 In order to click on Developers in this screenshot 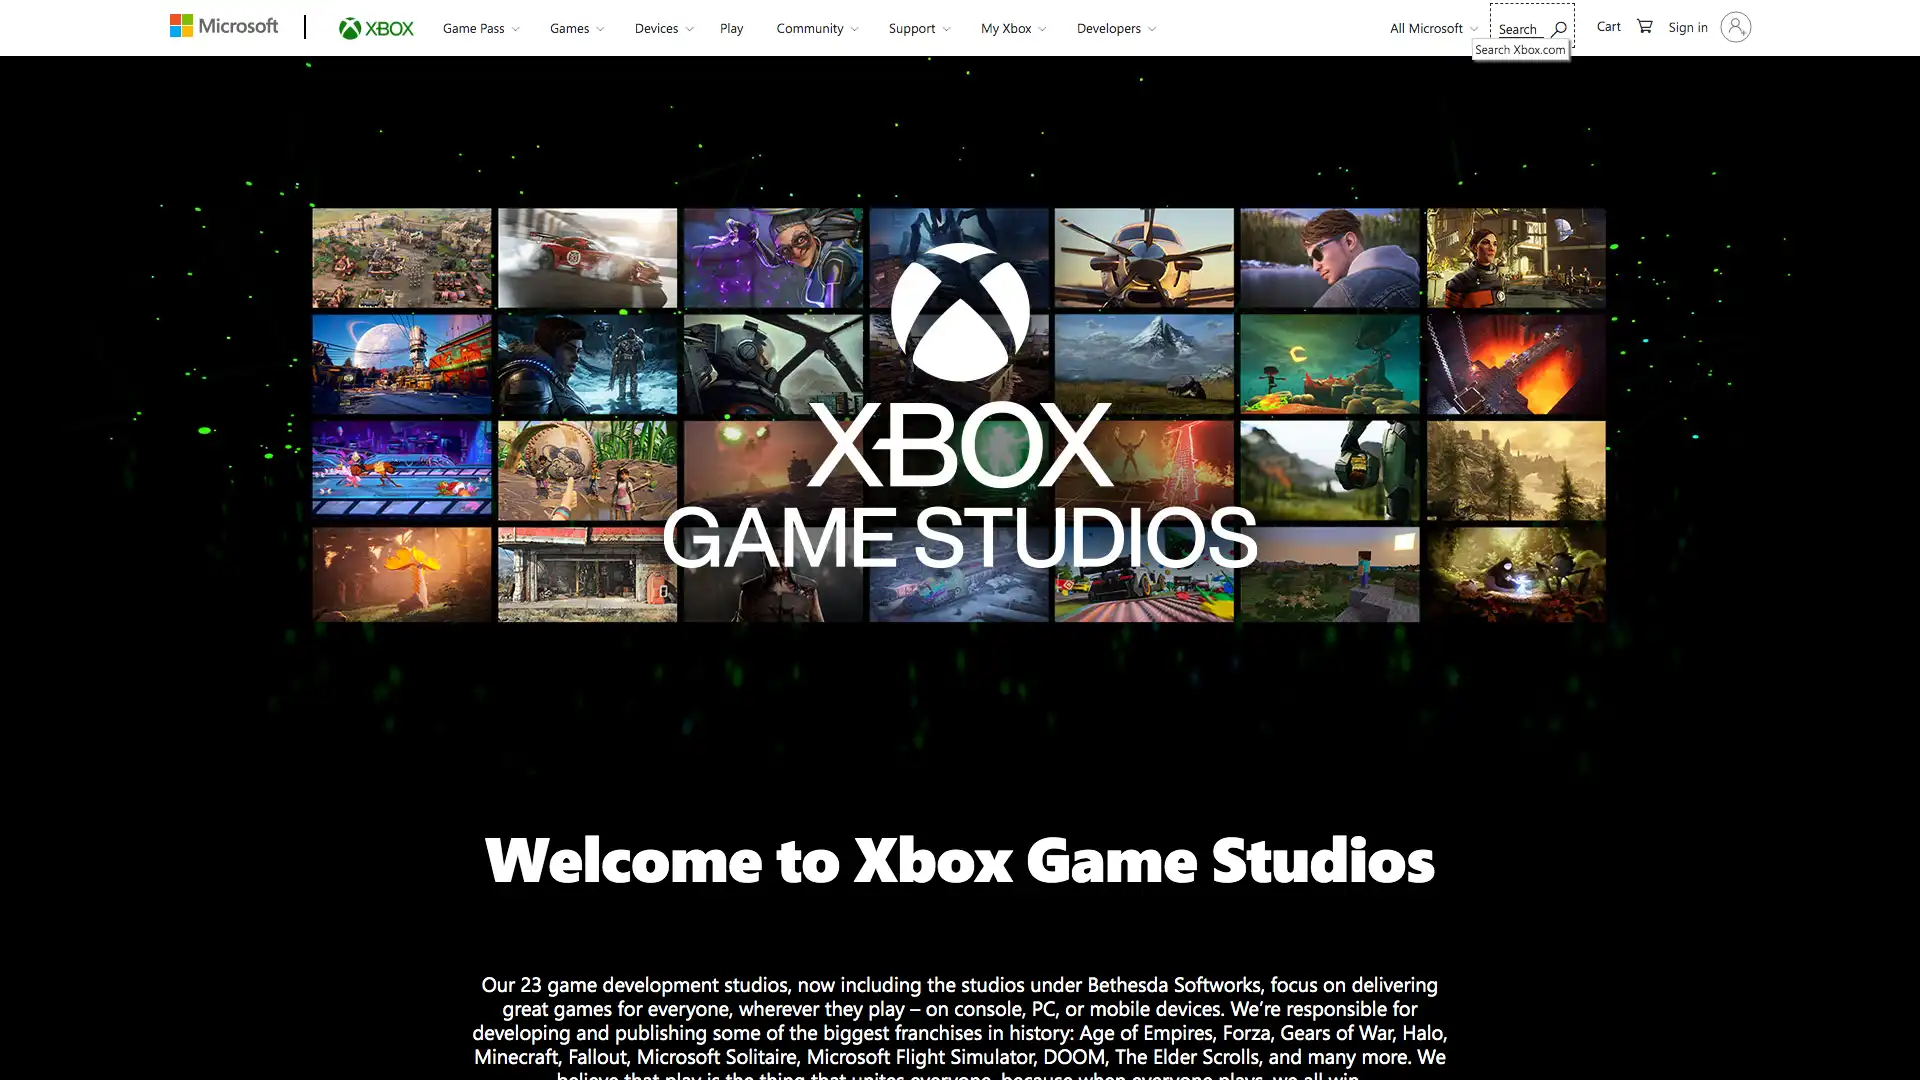, I will do `click(1114, 27)`.